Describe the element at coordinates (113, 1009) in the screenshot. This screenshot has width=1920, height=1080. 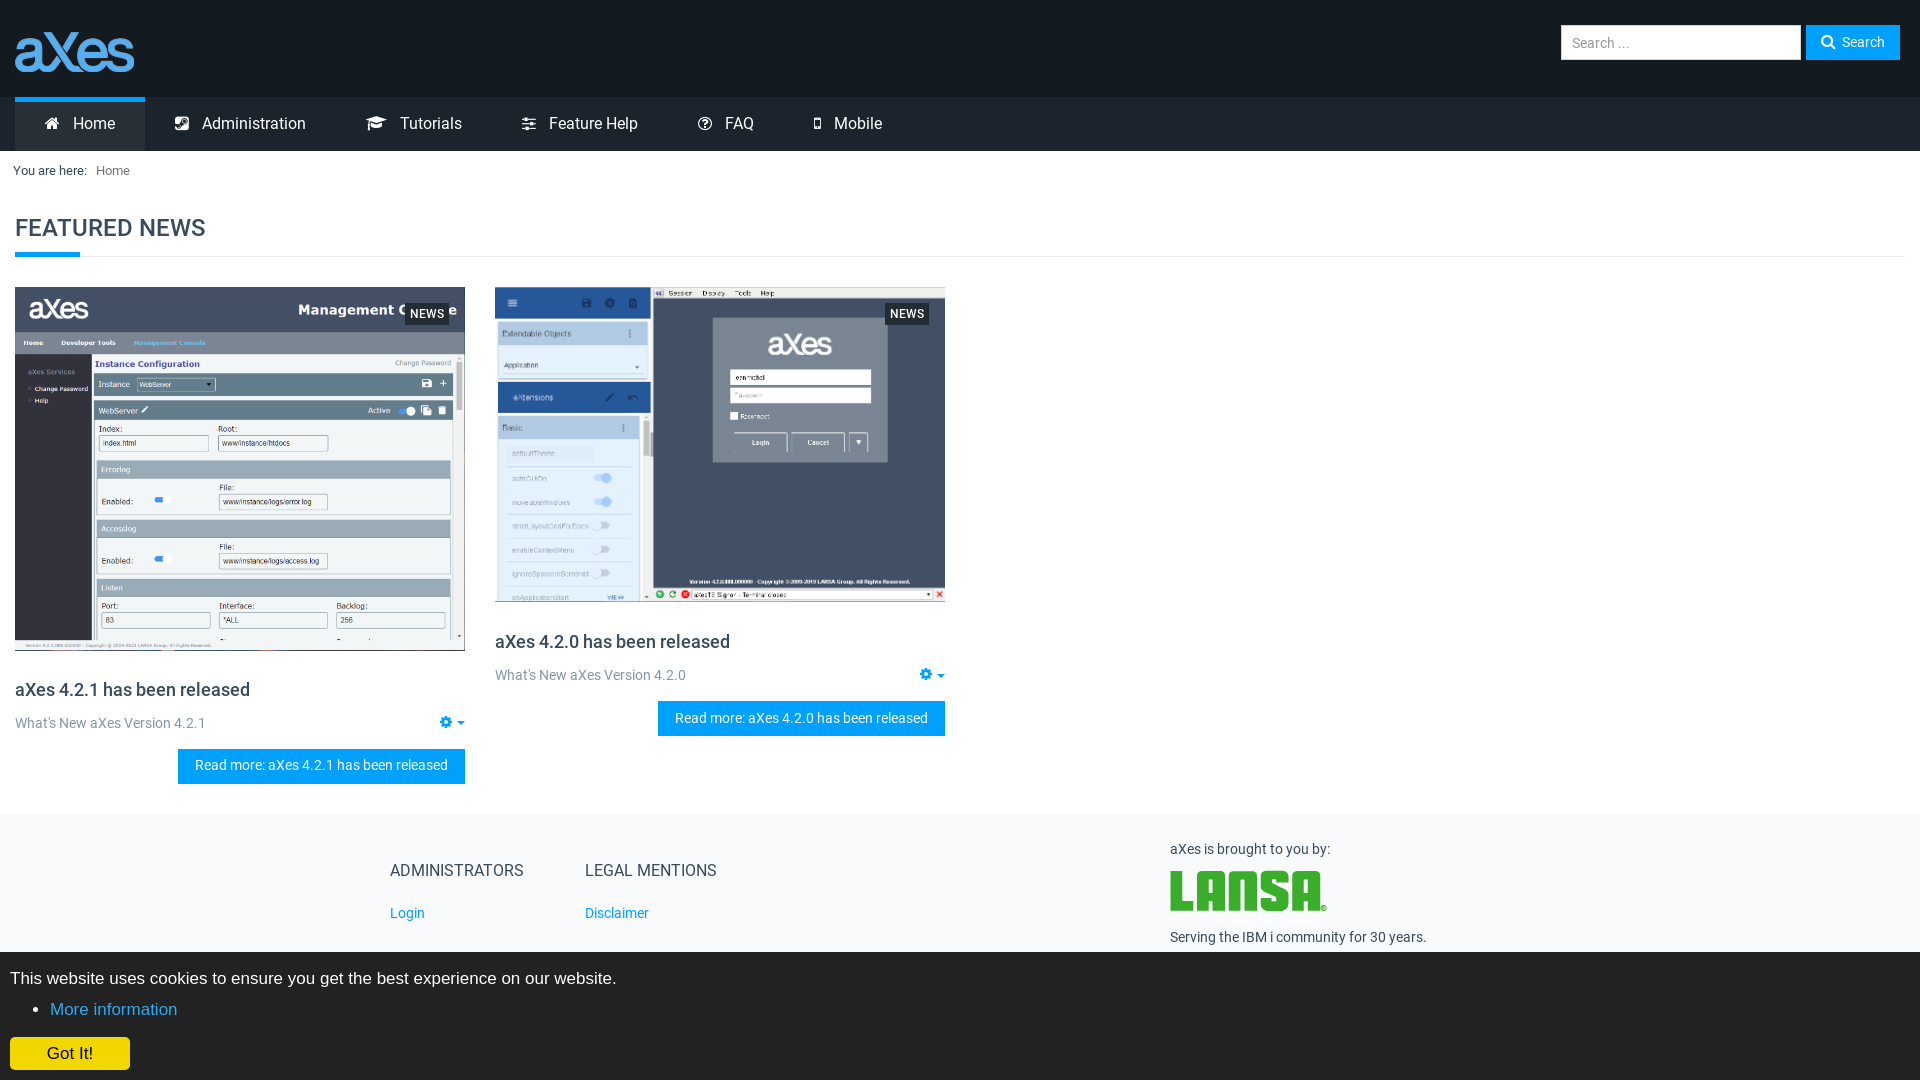
I see `'More information'` at that location.